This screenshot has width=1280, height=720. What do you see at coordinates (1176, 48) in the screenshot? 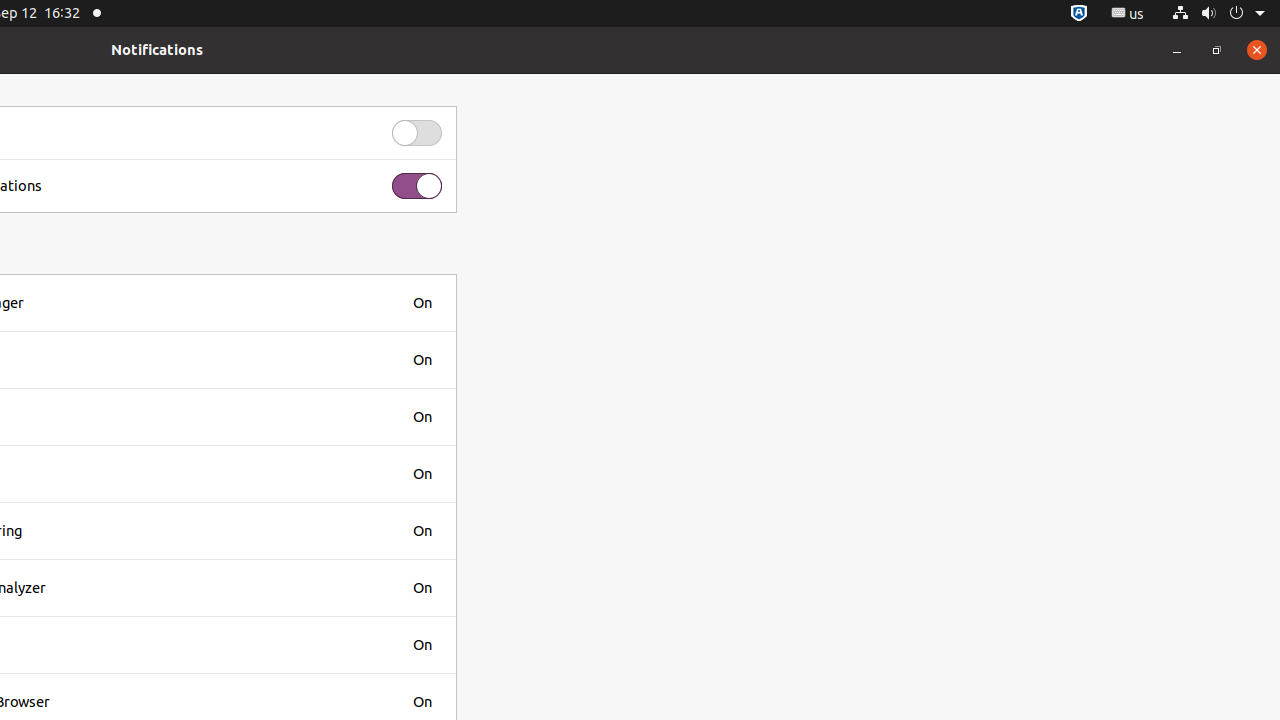
I see `'Minimize'` at bounding box center [1176, 48].